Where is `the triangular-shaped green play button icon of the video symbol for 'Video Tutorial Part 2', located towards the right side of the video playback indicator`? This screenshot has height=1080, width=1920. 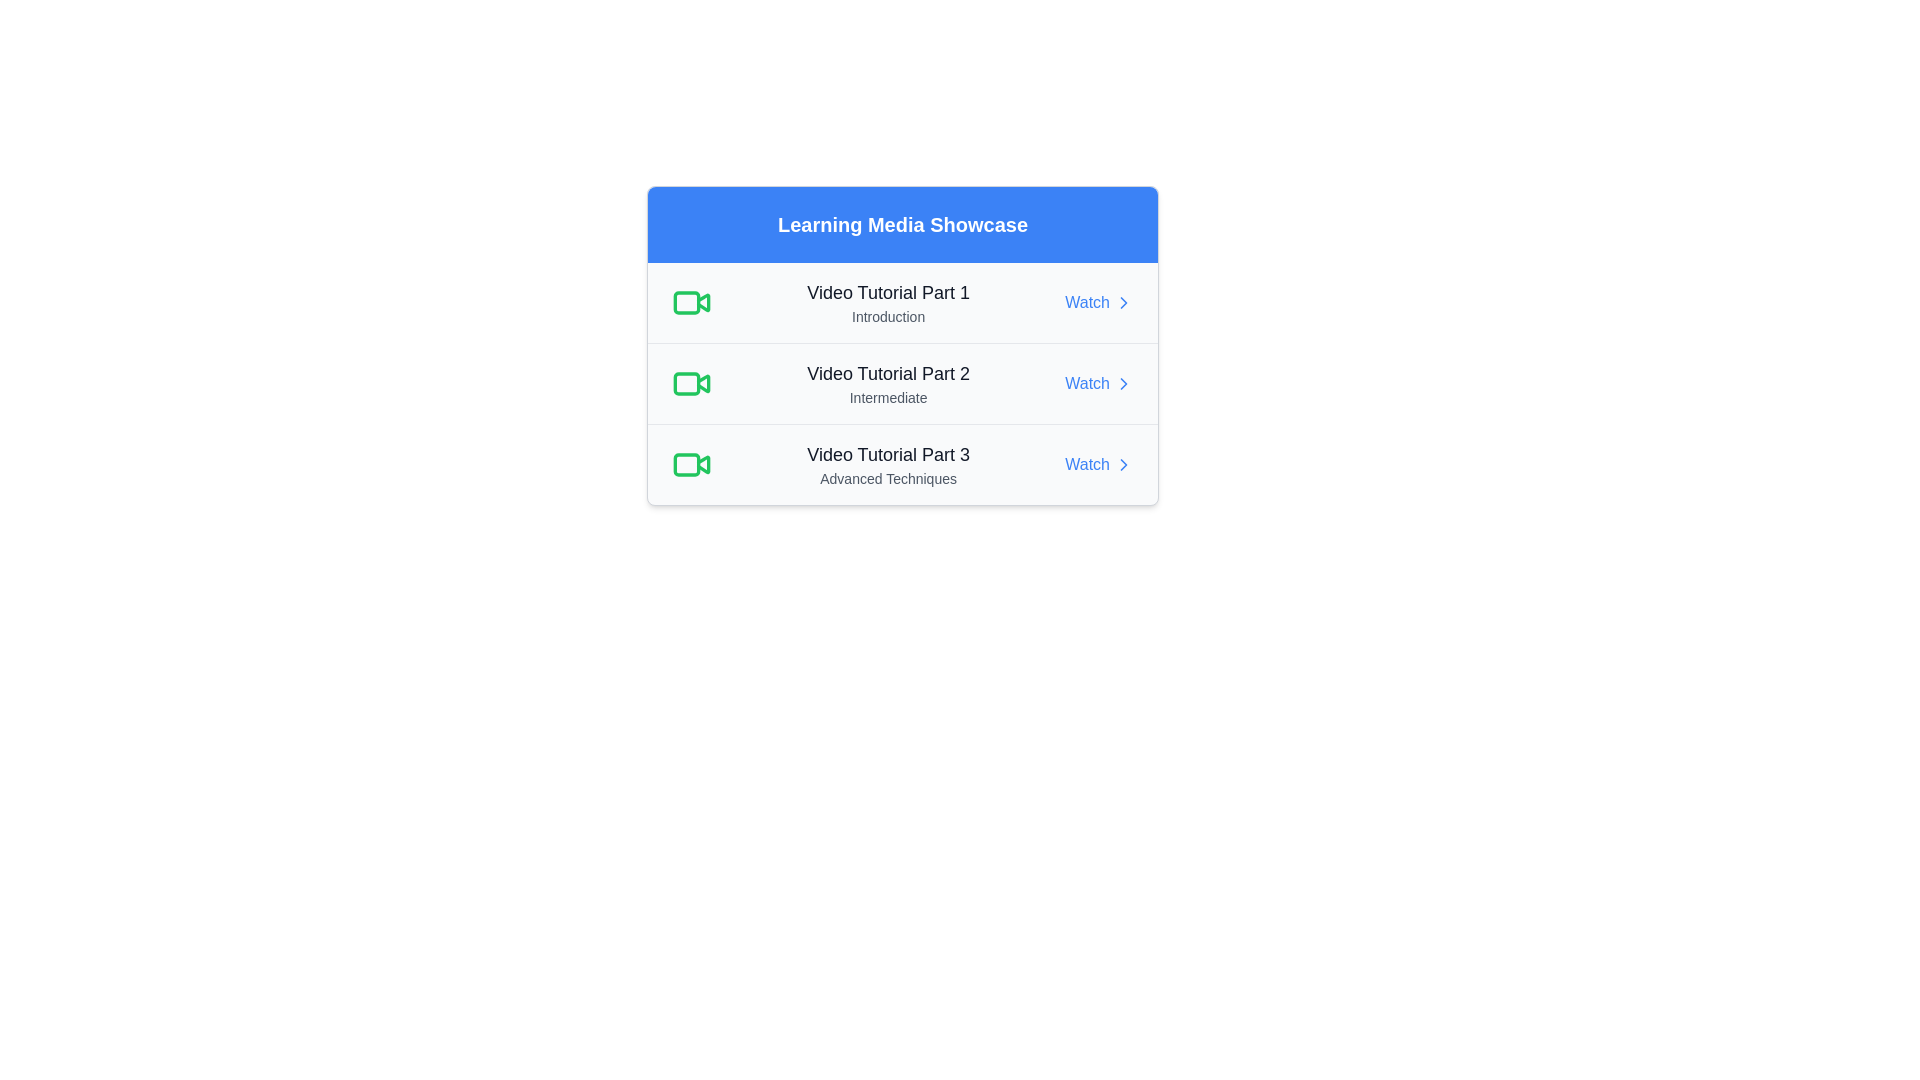 the triangular-shaped green play button icon of the video symbol for 'Video Tutorial Part 2', located towards the right side of the video playback indicator is located at coordinates (703, 383).